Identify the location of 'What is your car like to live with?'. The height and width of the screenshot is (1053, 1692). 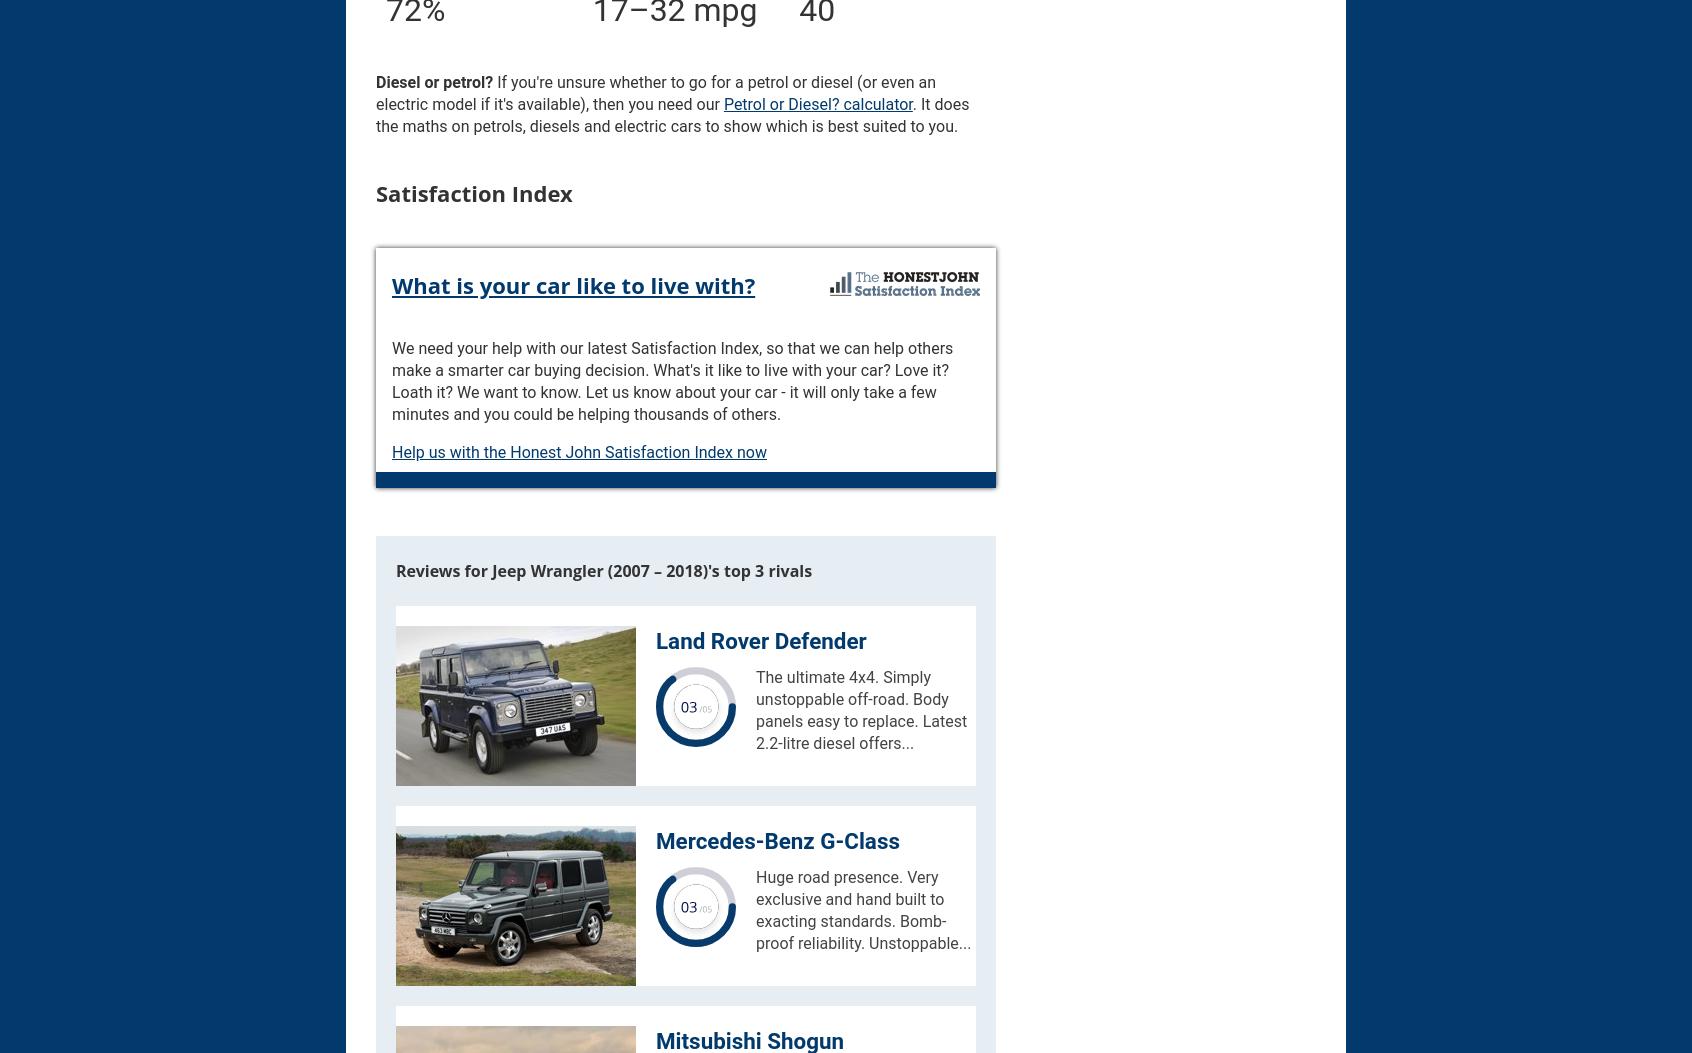
(392, 282).